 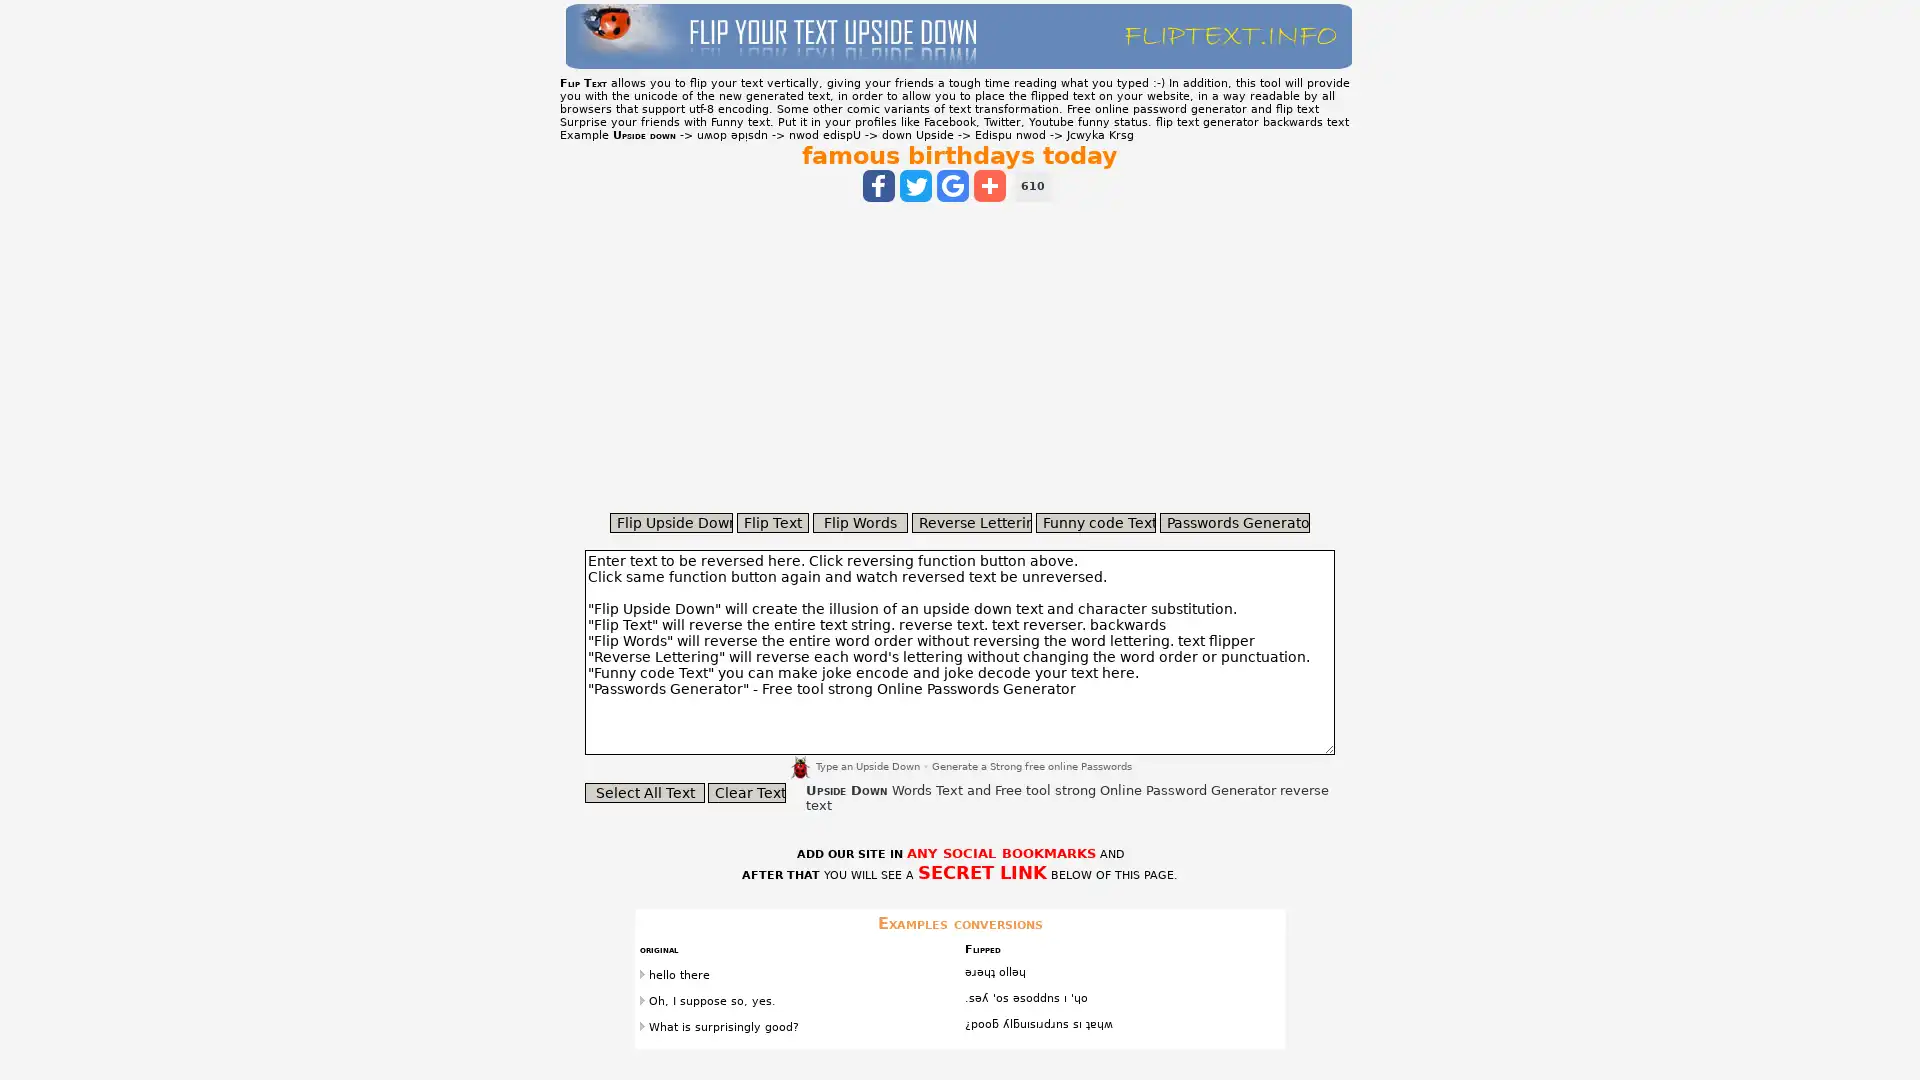 I want to click on Share to Twitter, so click(x=915, y=185).